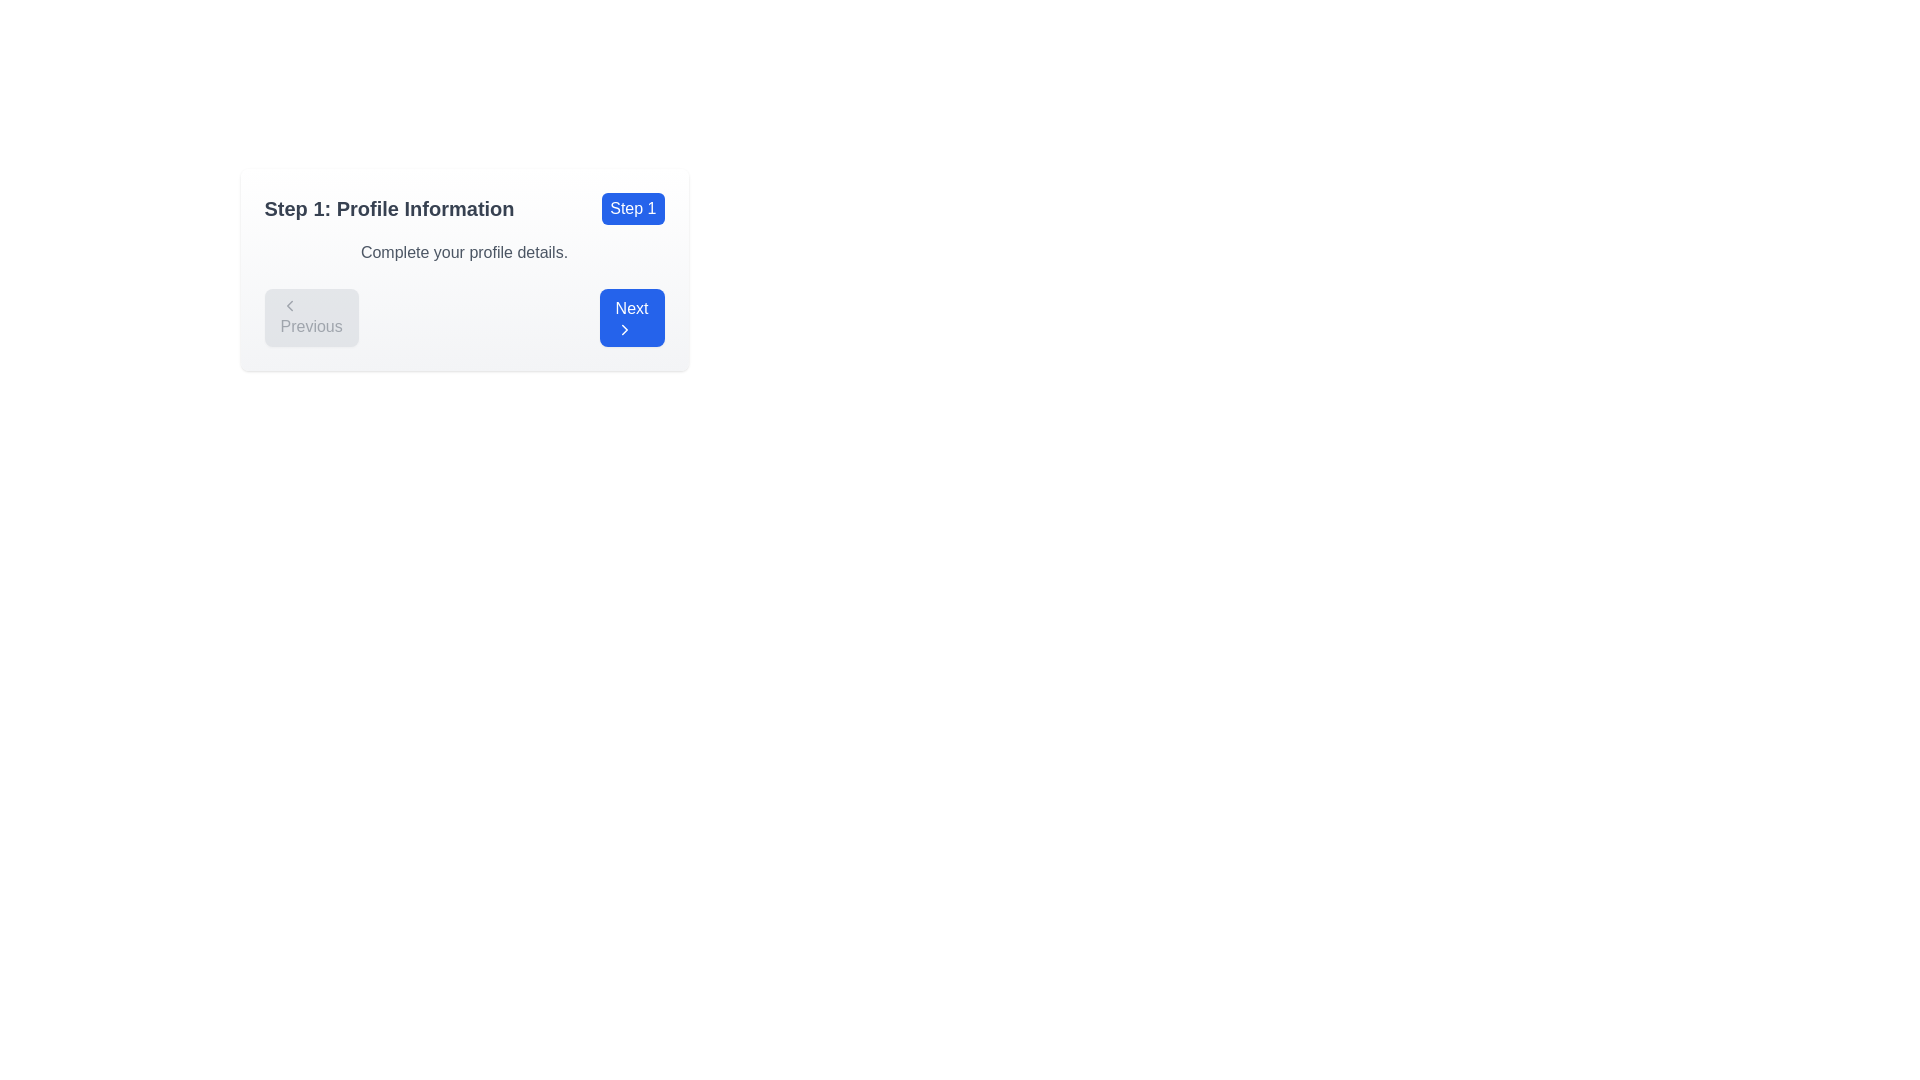 This screenshot has height=1080, width=1920. What do you see at coordinates (631, 316) in the screenshot?
I see `the 'Next' button located in the bottom-right corner of the navigation section to proceed to the next step` at bounding box center [631, 316].